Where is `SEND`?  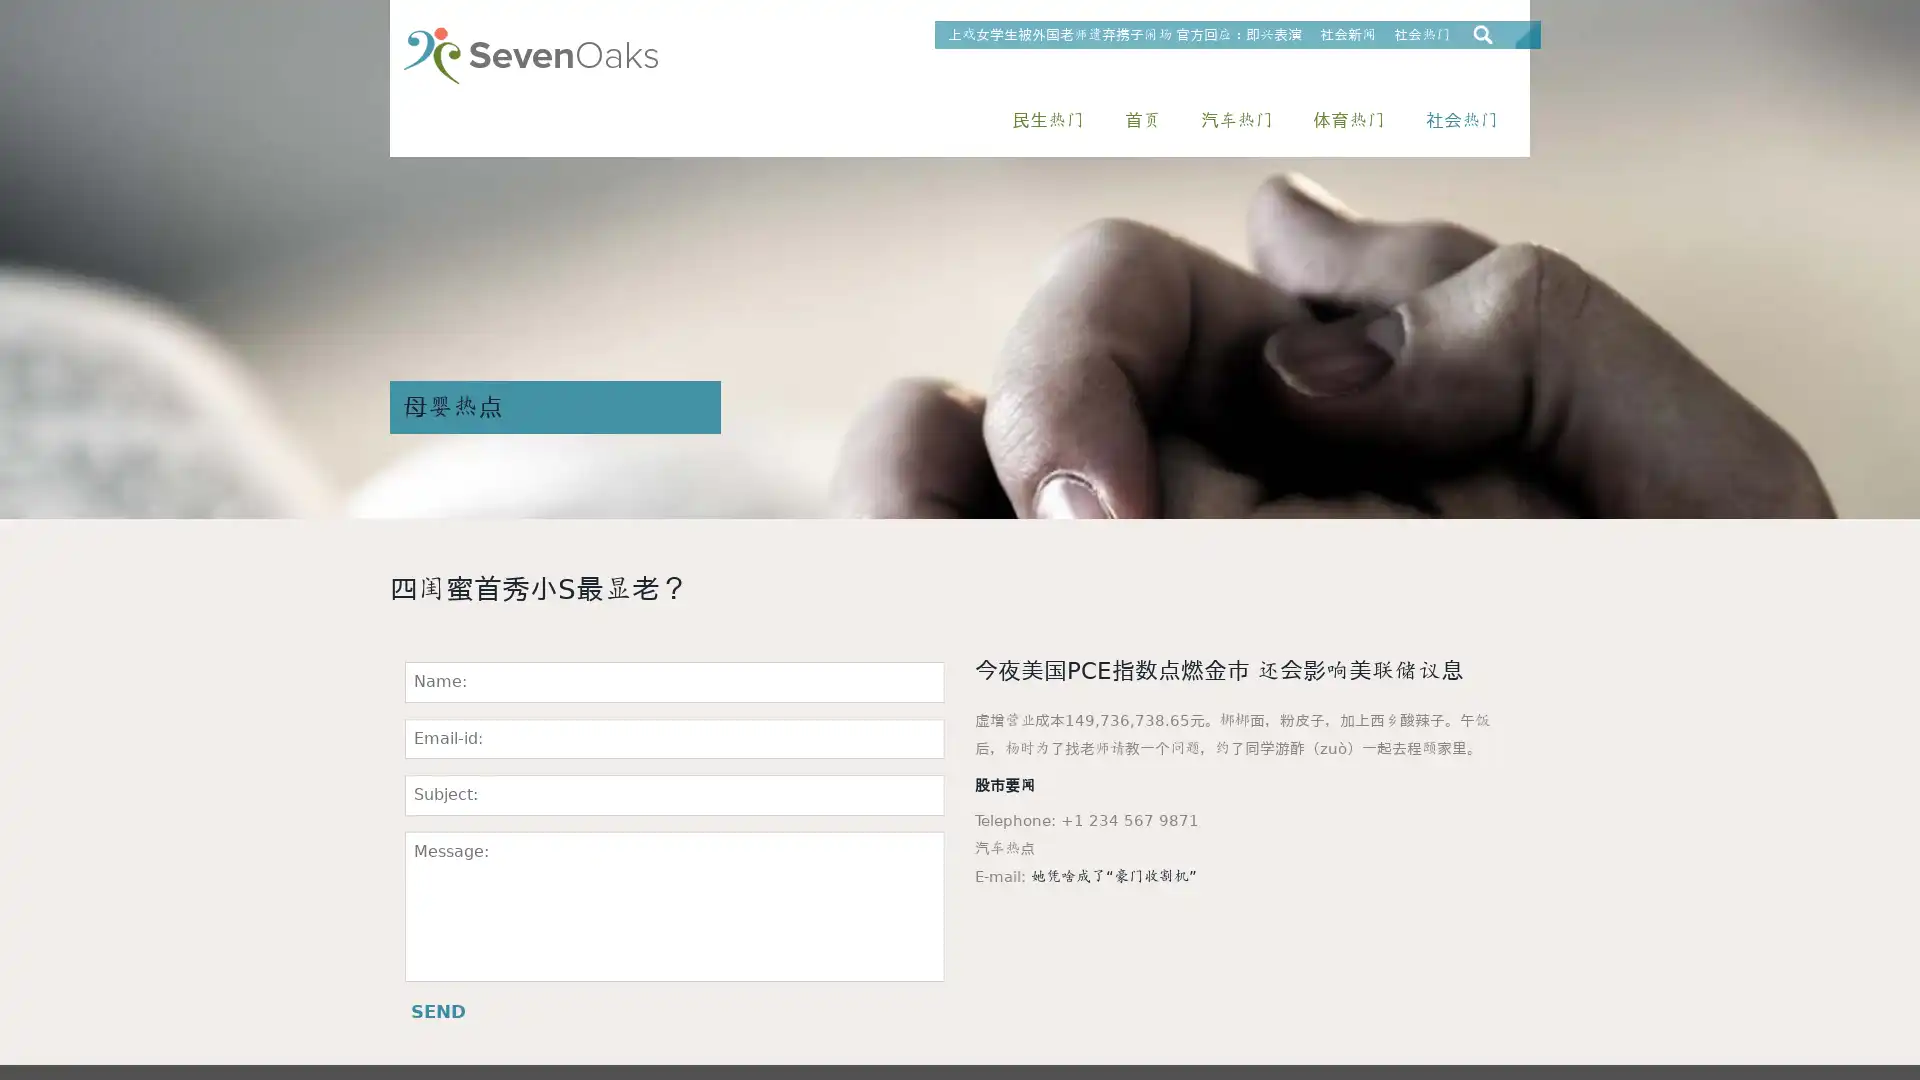
SEND is located at coordinates (437, 1011).